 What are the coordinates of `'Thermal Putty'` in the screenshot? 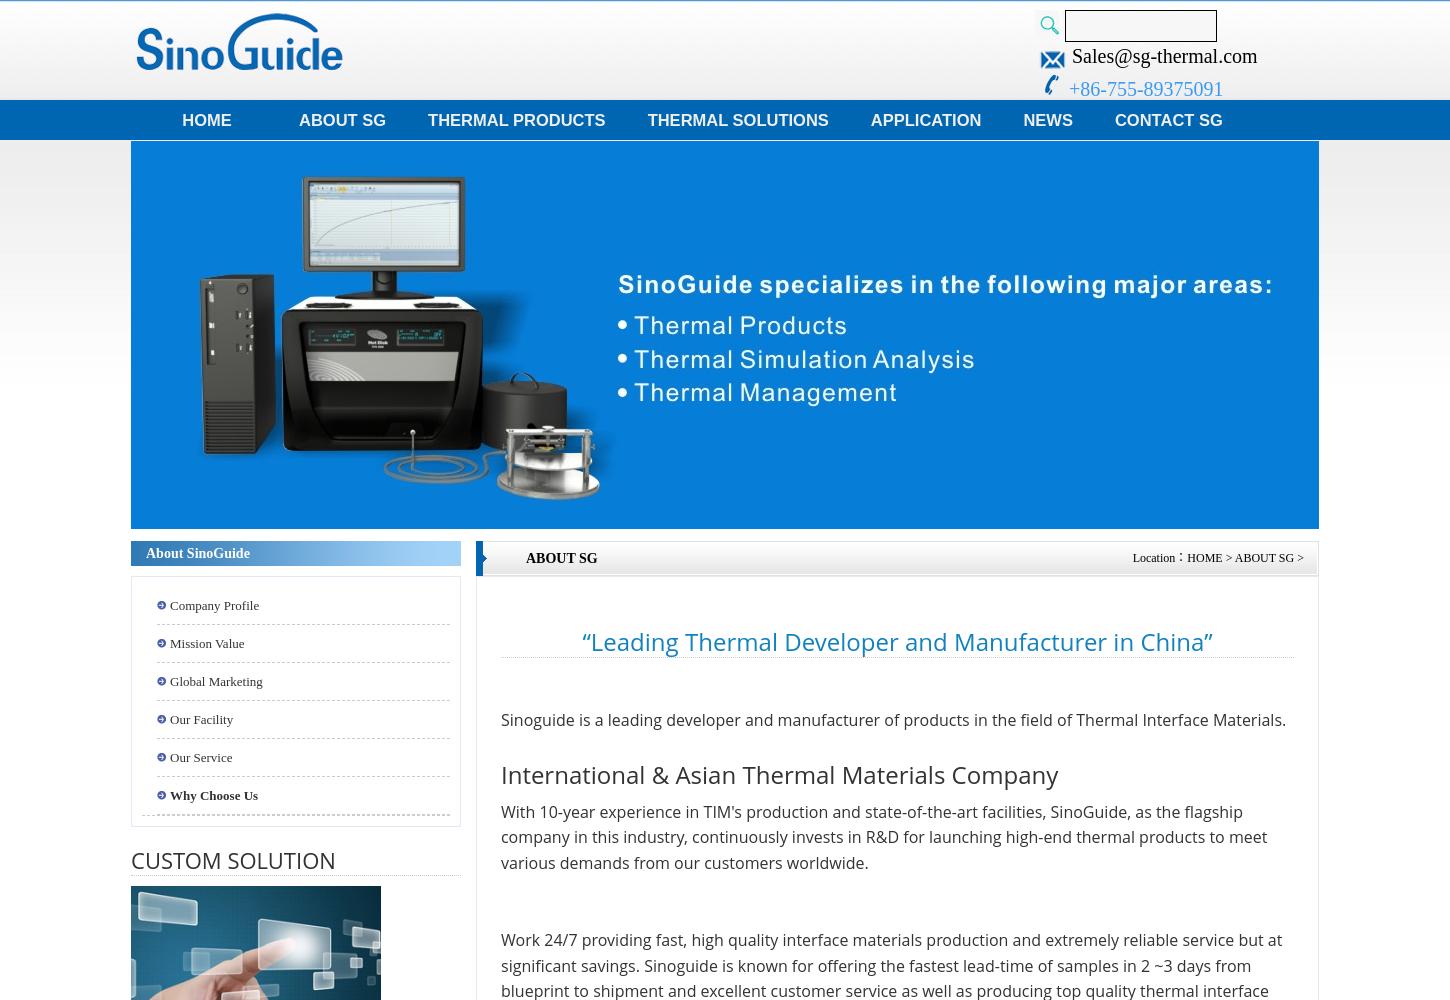 It's located at (63, 143).